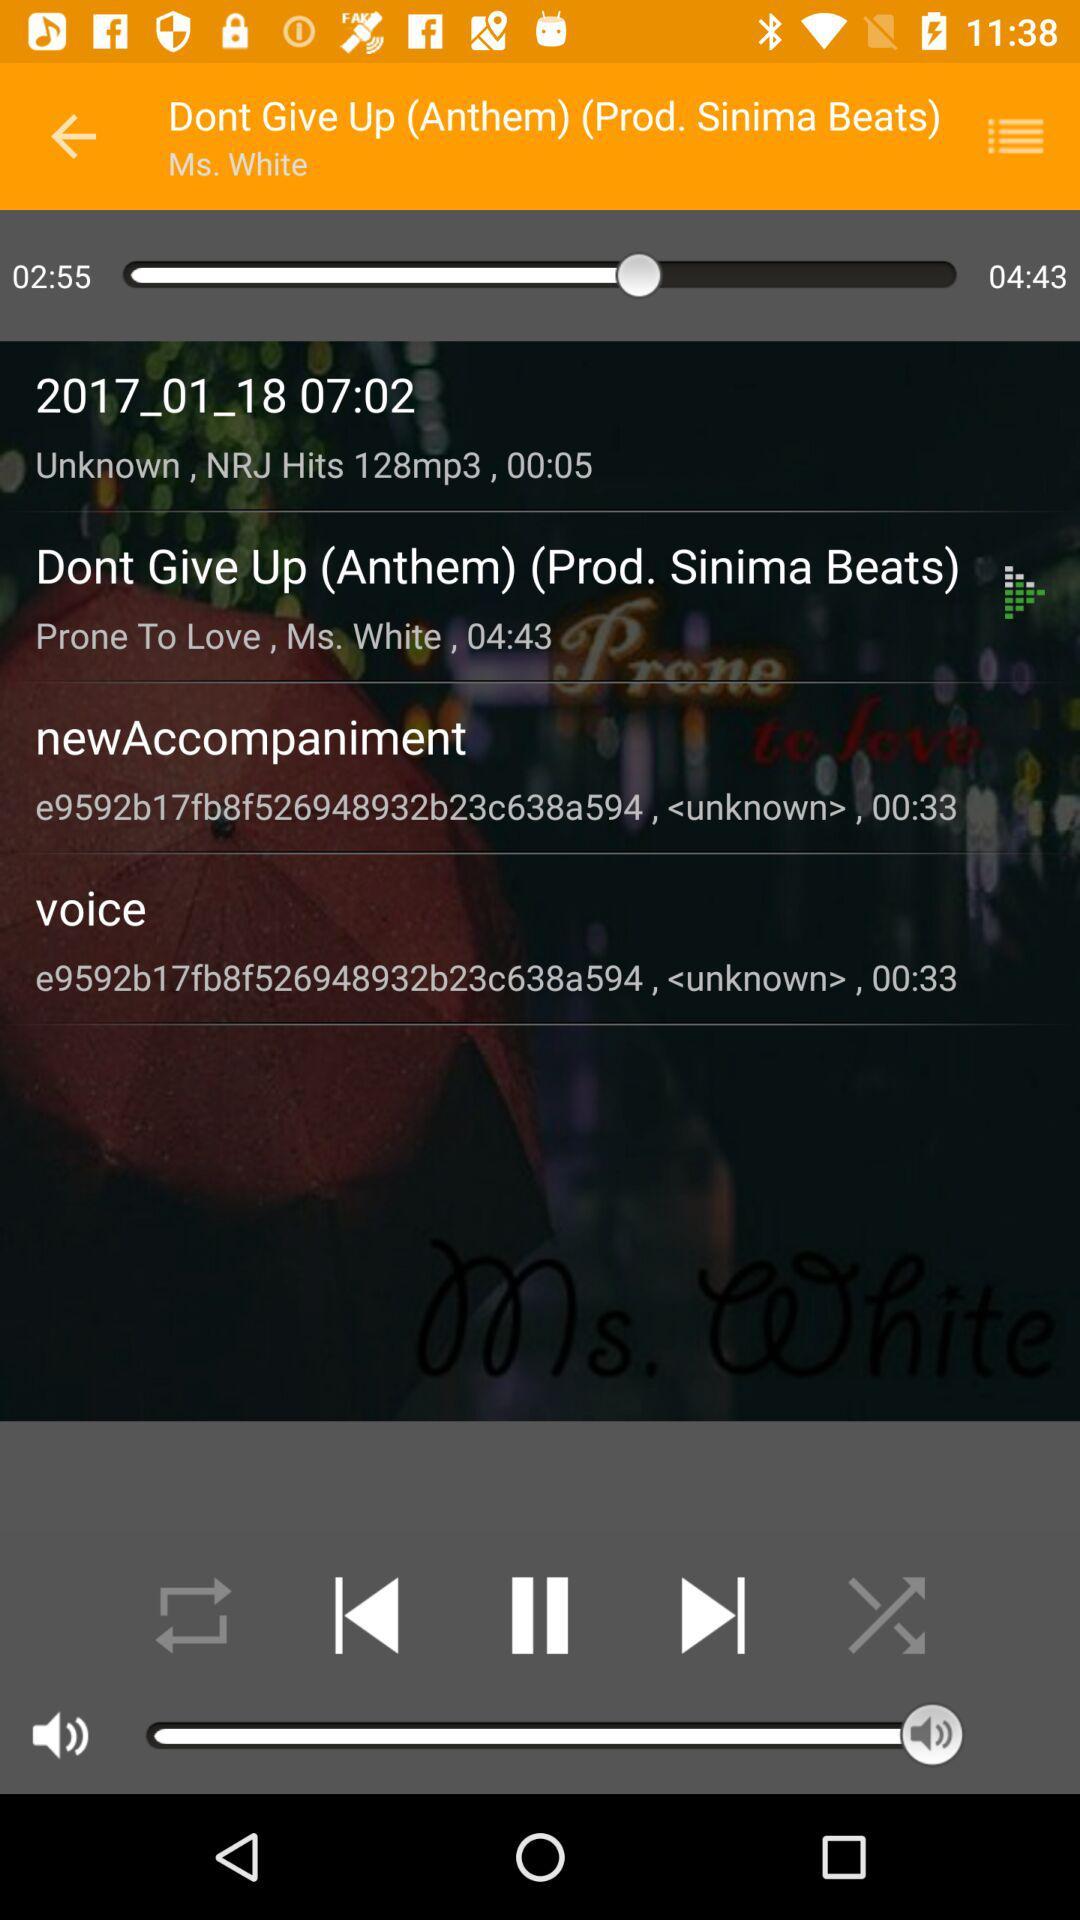 This screenshot has width=1080, height=1920. What do you see at coordinates (72, 135) in the screenshot?
I see `the icon to the left of dont give up` at bounding box center [72, 135].